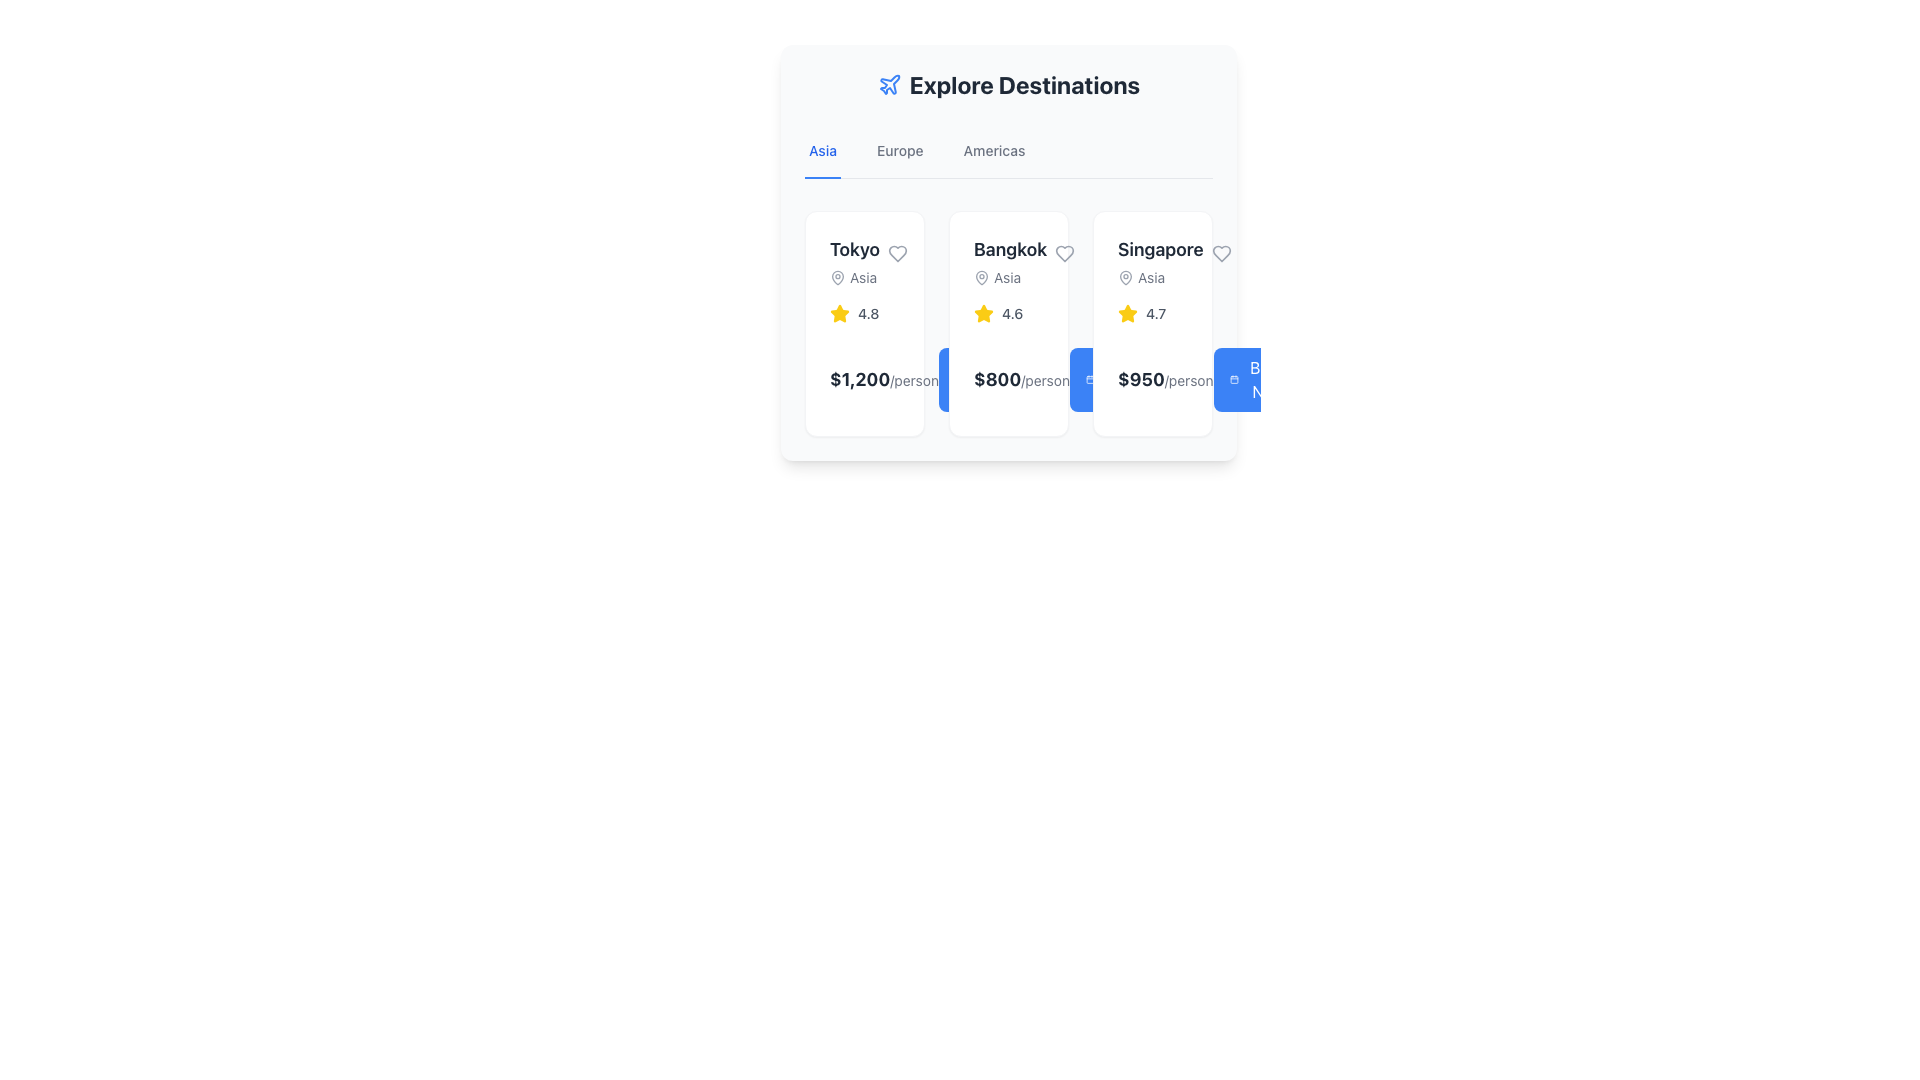  What do you see at coordinates (1010, 277) in the screenshot?
I see `the text 'Asia' with the pin icon located under the city name in the Bangkok card, which is part of the 'Explore Destinations' section` at bounding box center [1010, 277].